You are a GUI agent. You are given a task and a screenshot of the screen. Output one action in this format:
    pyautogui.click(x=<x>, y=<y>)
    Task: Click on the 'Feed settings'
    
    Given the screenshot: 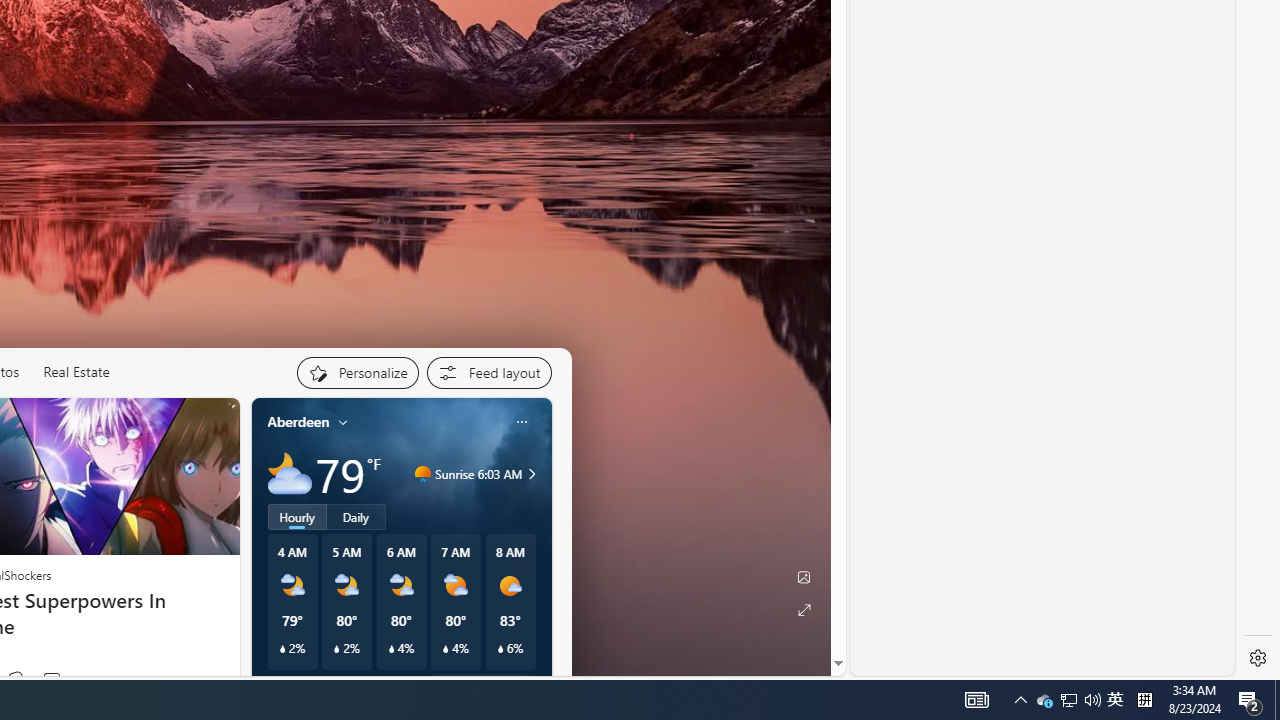 What is the action you would take?
    pyautogui.click(x=488, y=372)
    